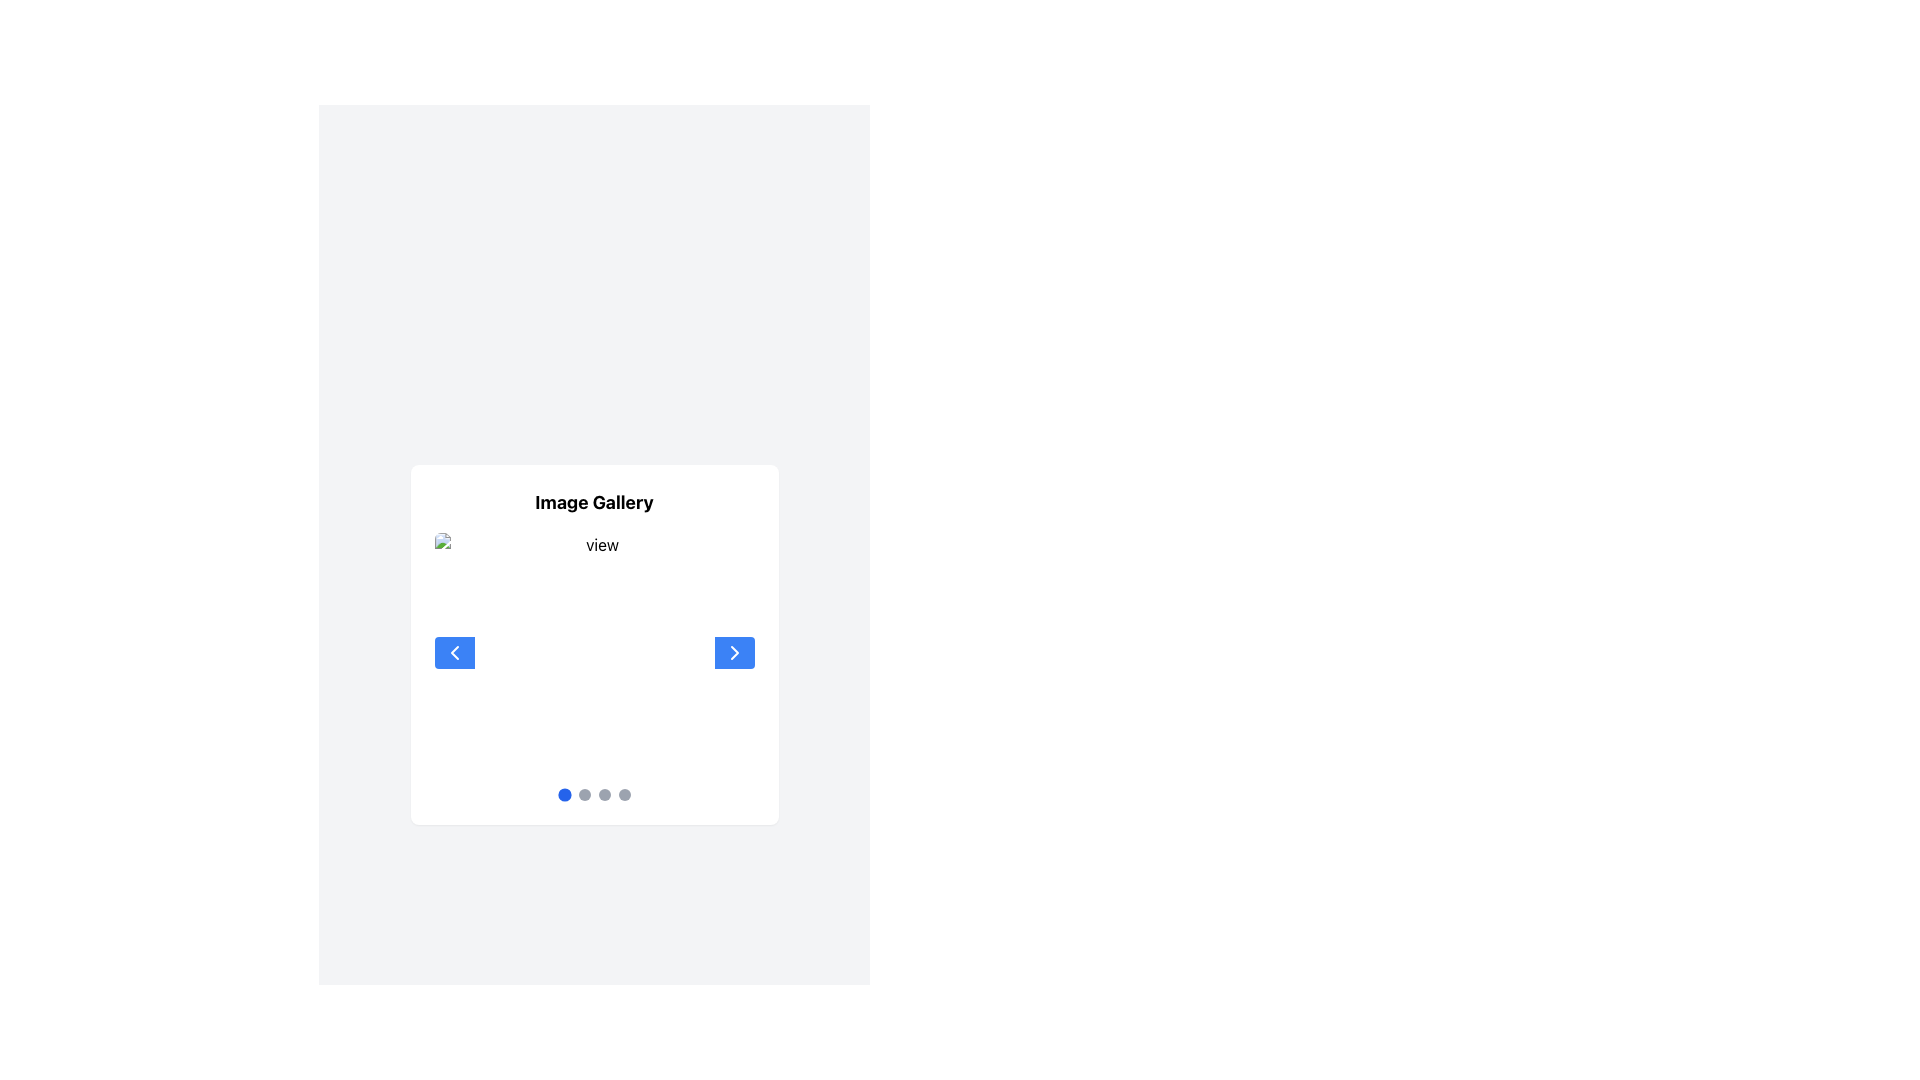 The height and width of the screenshot is (1080, 1920). I want to click on the fourth dot of the carousel control indicators, so click(623, 793).